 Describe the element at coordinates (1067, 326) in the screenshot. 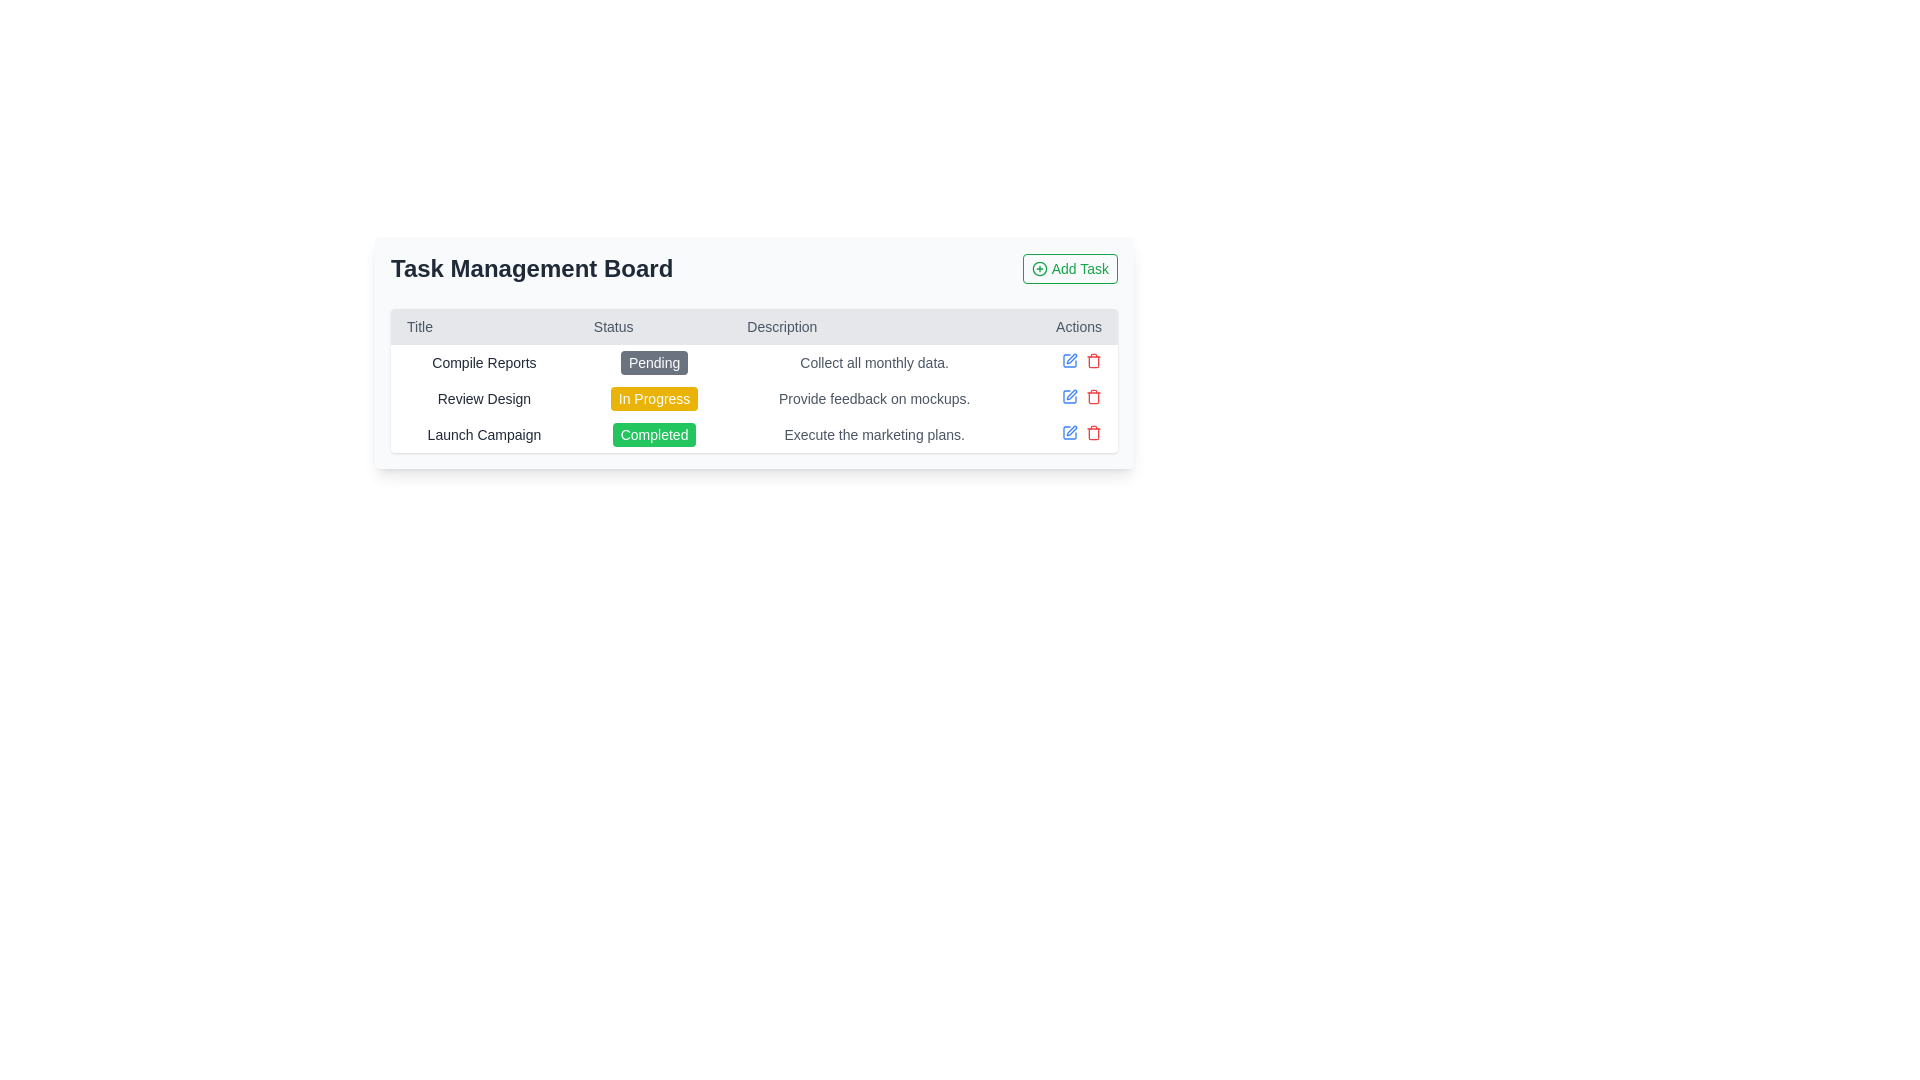

I see `the text label displaying 'Actions', which is right-aligned in the header row of the Task Management Board table` at that location.